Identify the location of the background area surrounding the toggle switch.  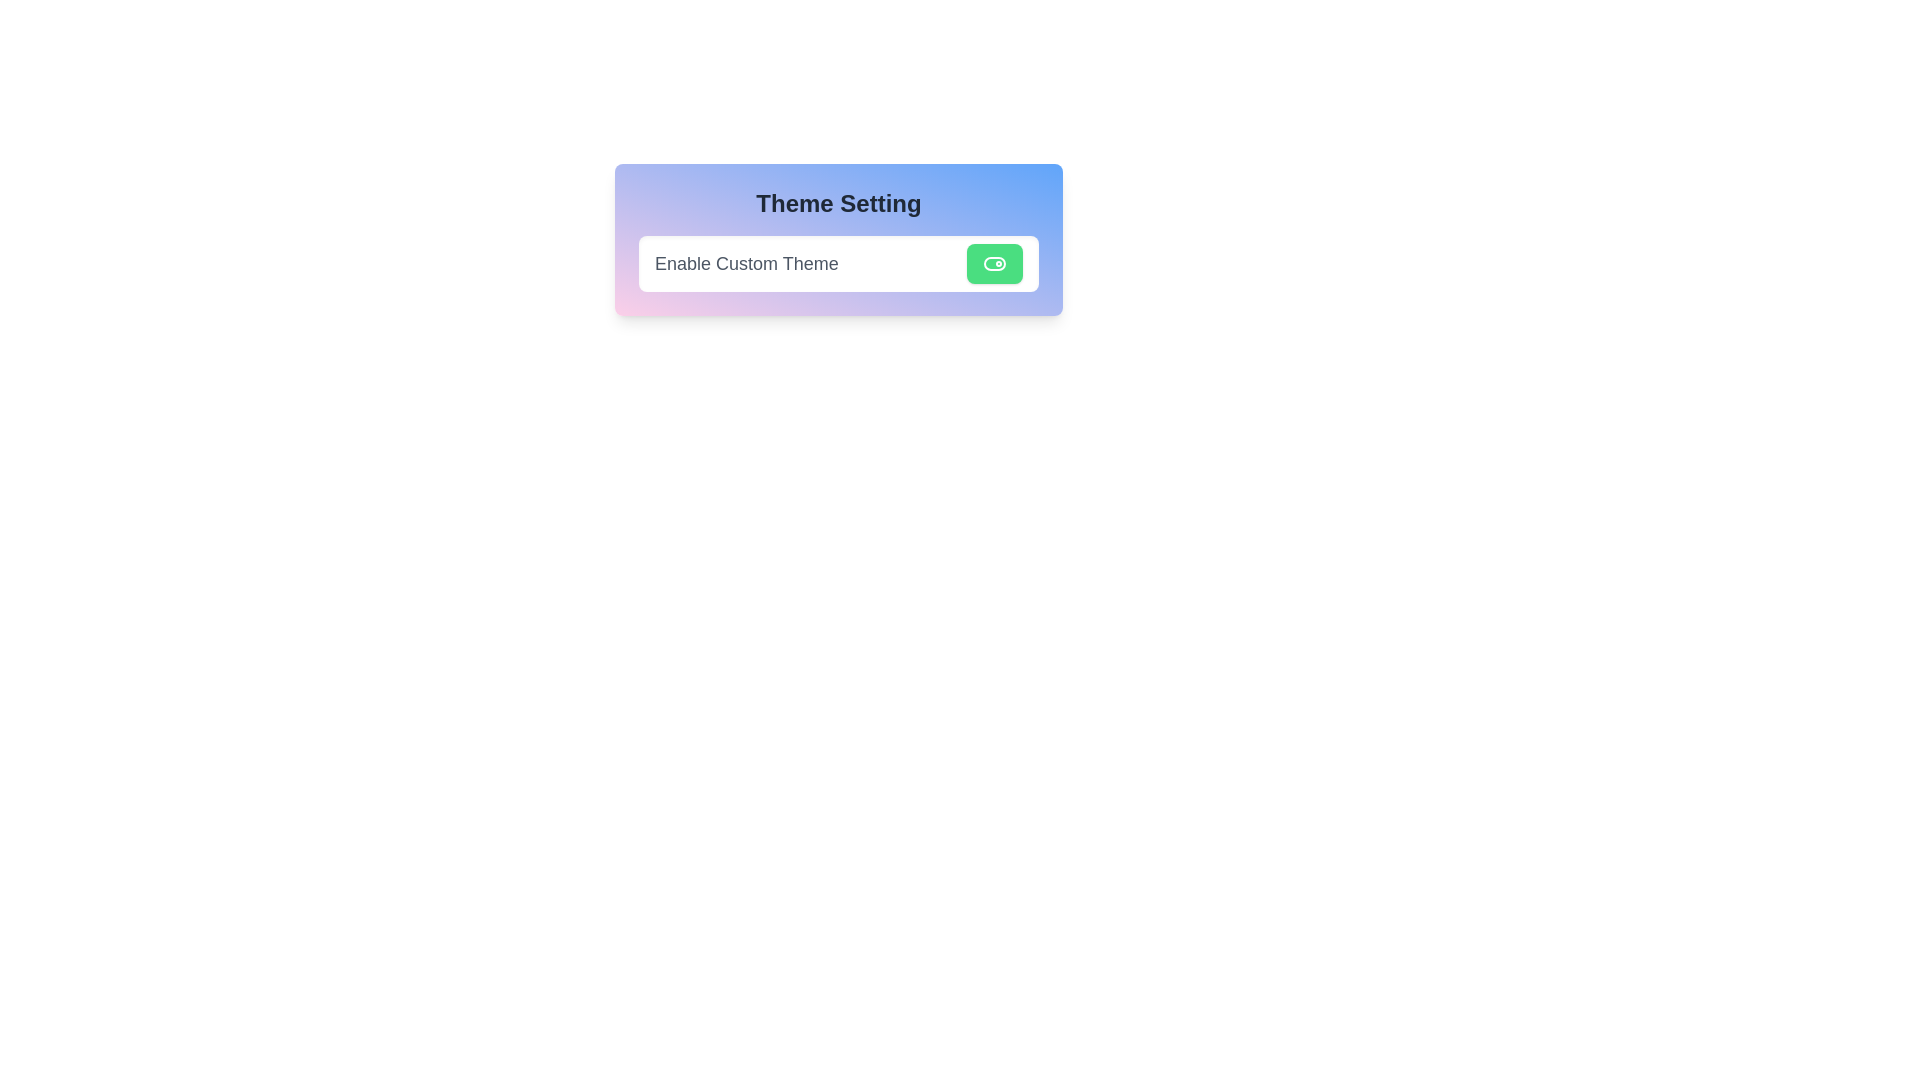
(499, 499).